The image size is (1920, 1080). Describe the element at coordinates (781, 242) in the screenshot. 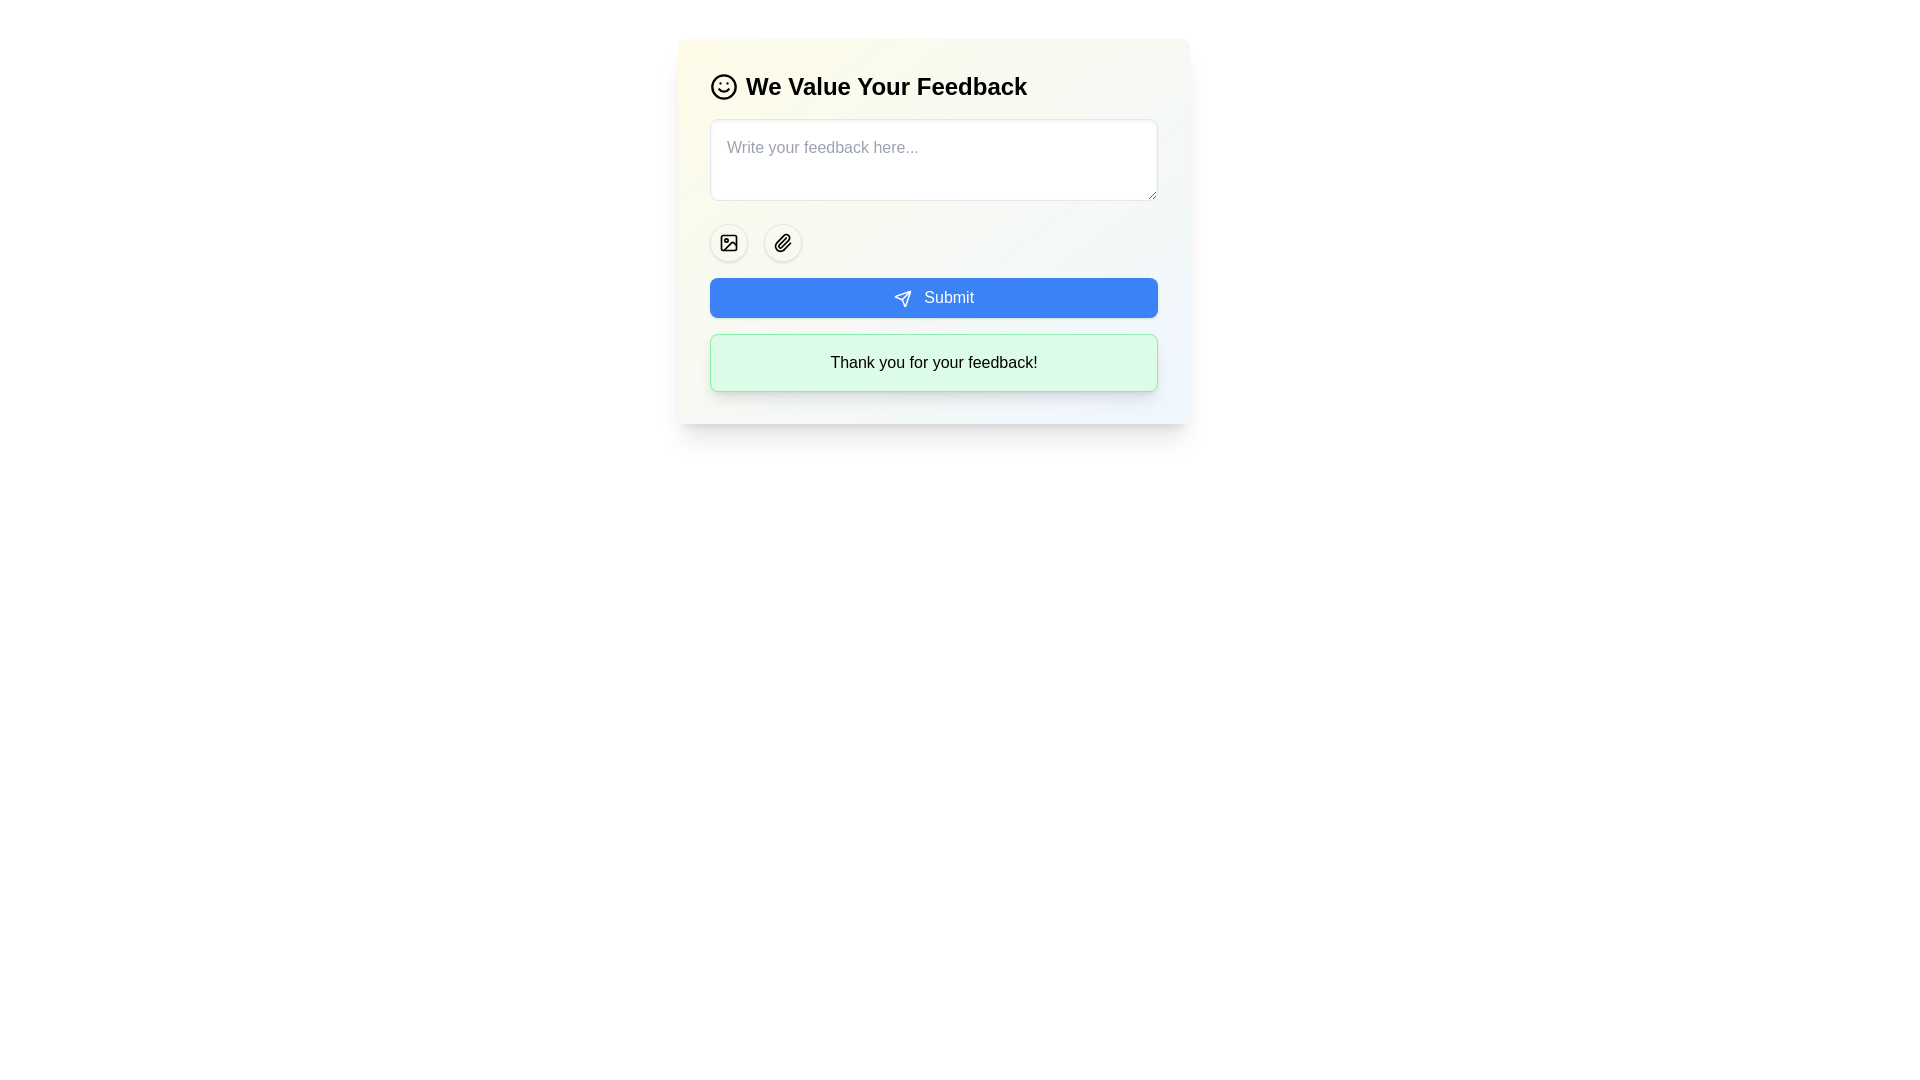

I see `the circular button with a paperclip icon to trigger a style change` at that location.